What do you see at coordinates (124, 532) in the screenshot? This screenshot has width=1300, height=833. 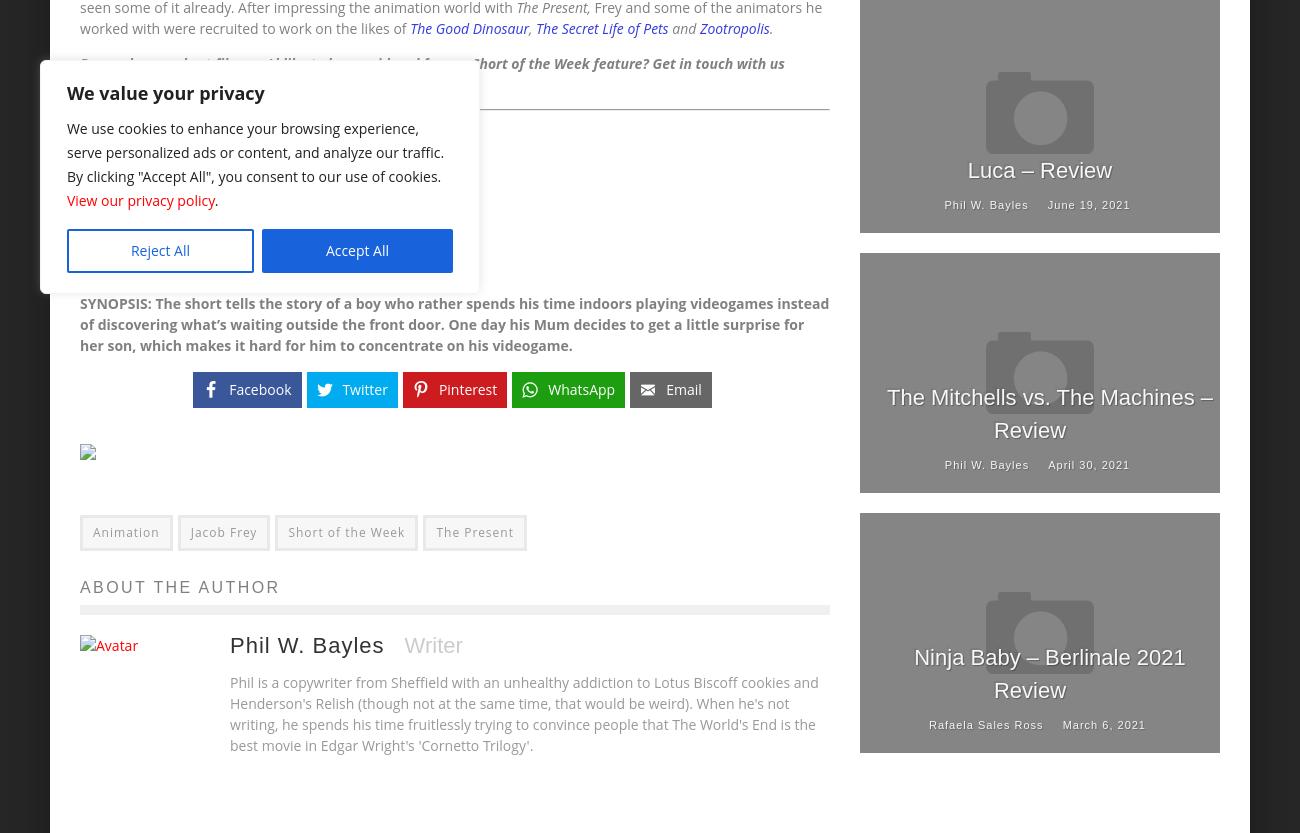 I see `'Animation'` at bounding box center [124, 532].